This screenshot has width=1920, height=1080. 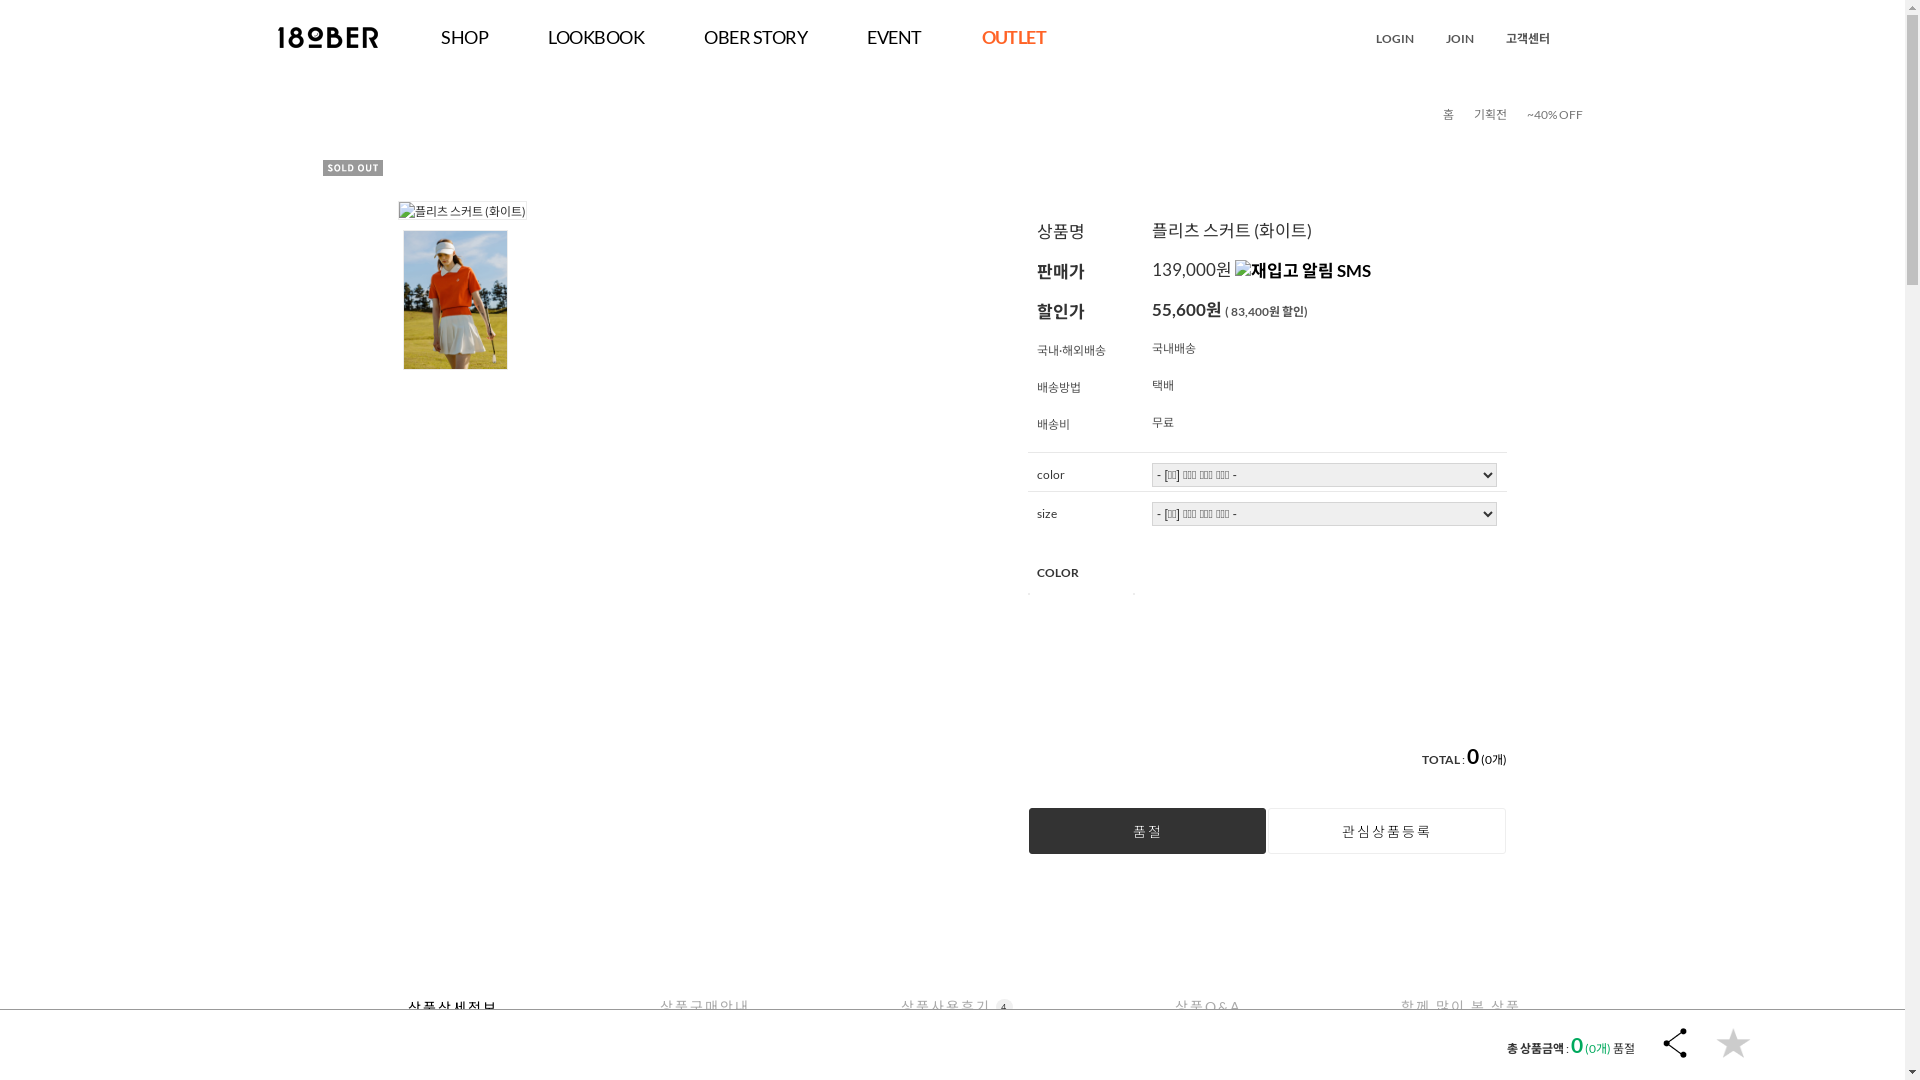 What do you see at coordinates (754, 37) in the screenshot?
I see `'OBER STORY'` at bounding box center [754, 37].